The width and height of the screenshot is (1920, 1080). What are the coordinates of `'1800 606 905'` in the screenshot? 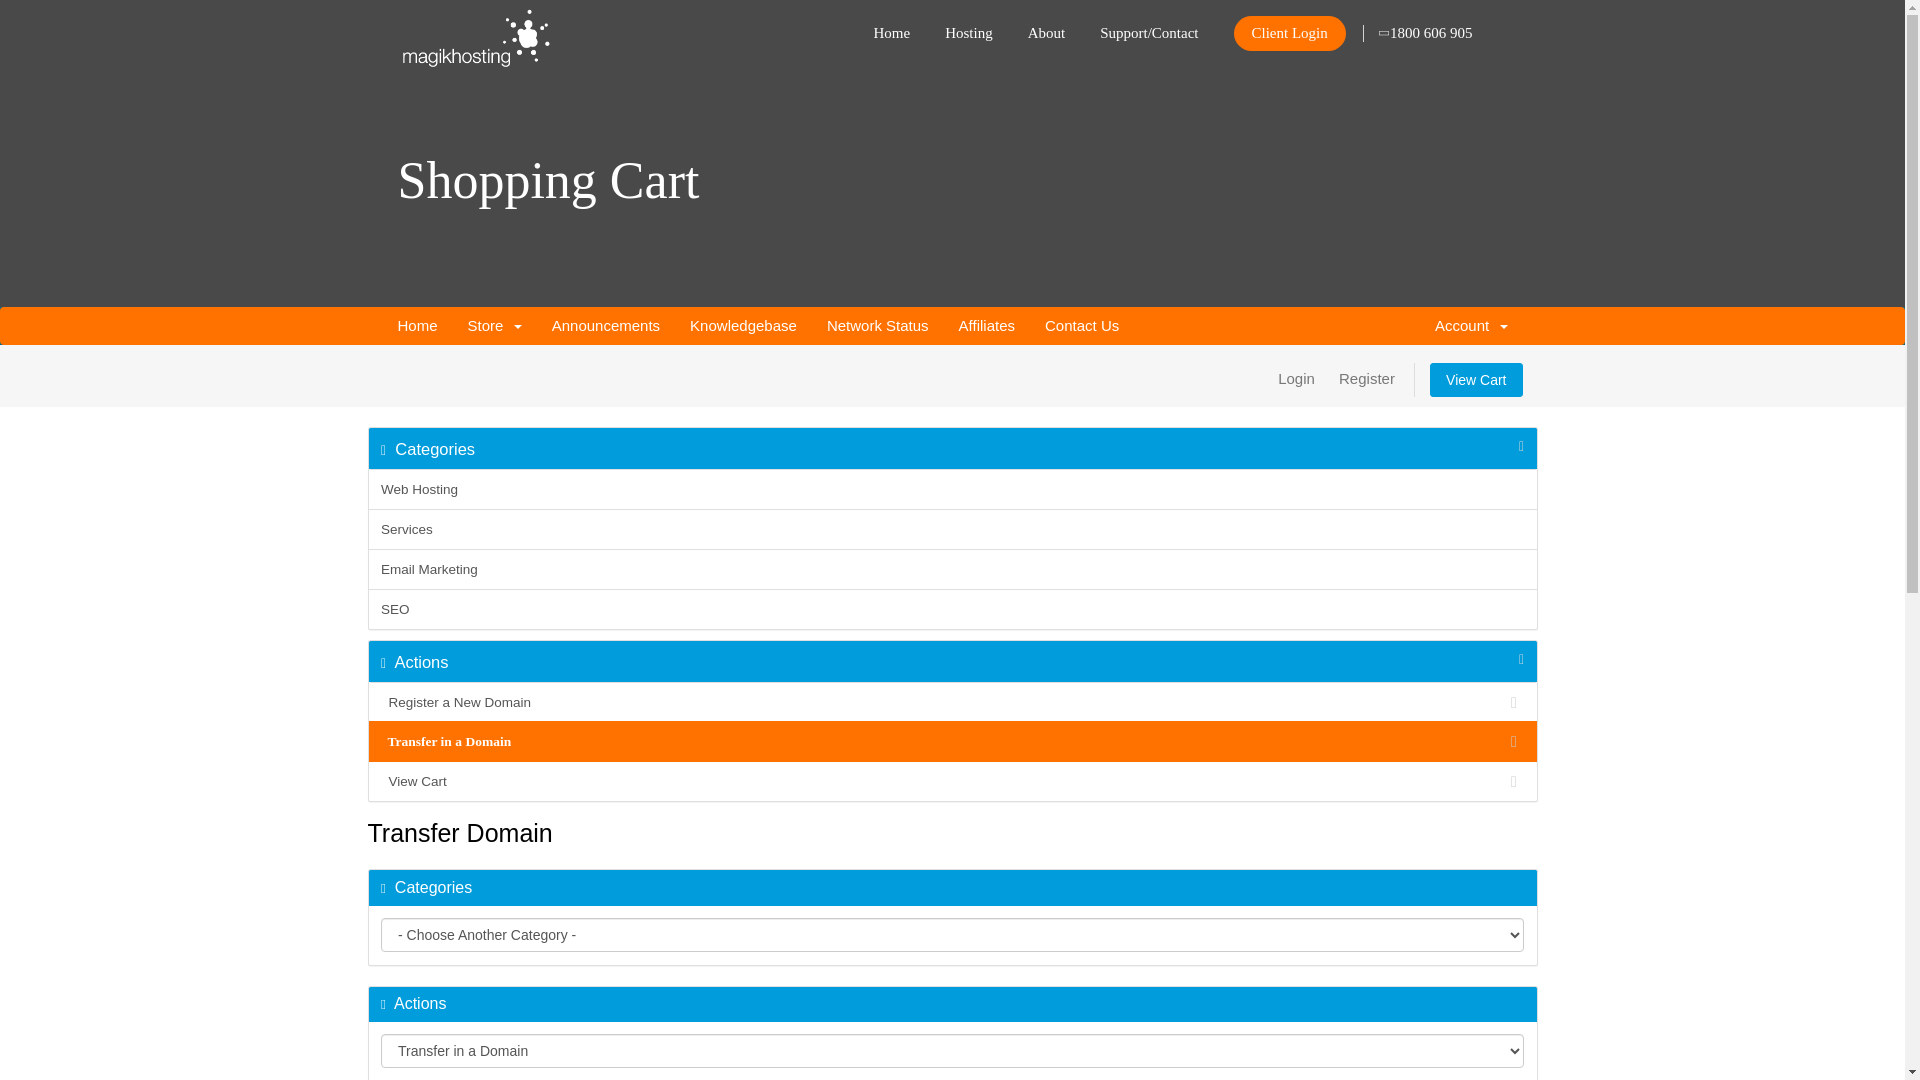 It's located at (1425, 27).